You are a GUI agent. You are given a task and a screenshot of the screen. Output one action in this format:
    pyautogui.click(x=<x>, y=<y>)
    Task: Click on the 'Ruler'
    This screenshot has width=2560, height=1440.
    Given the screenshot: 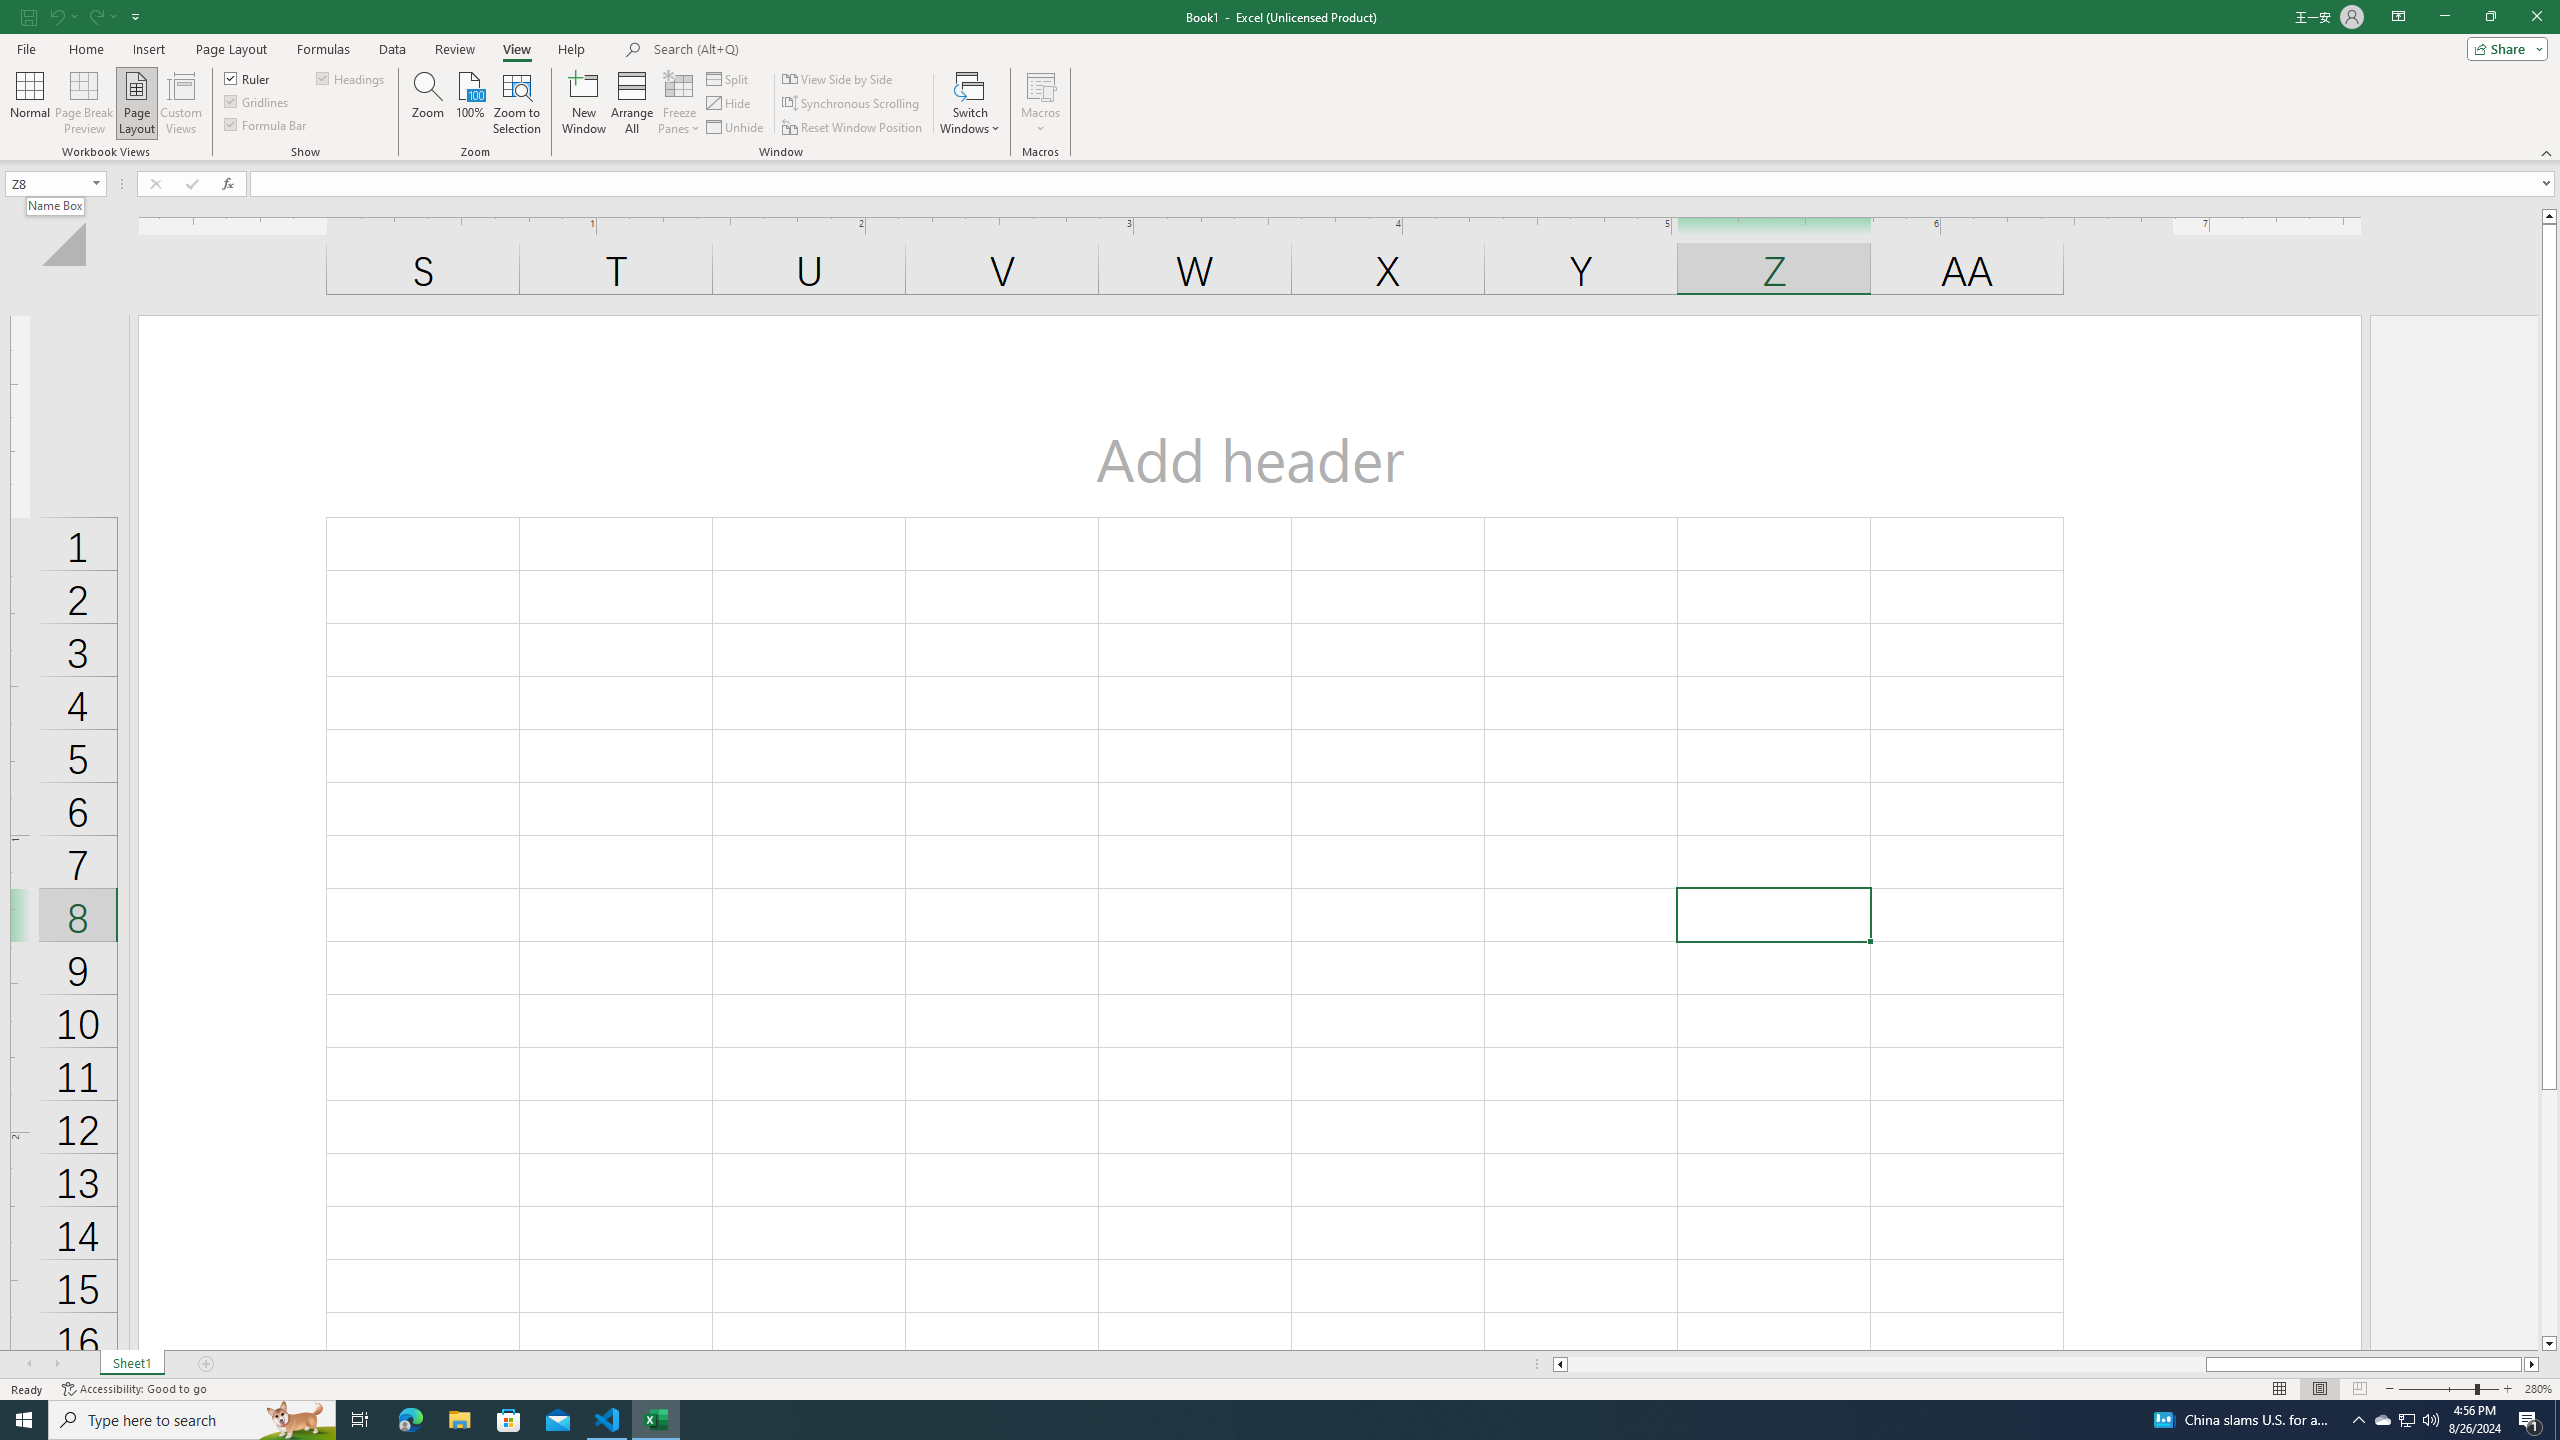 What is the action you would take?
    pyautogui.click(x=248, y=77)
    